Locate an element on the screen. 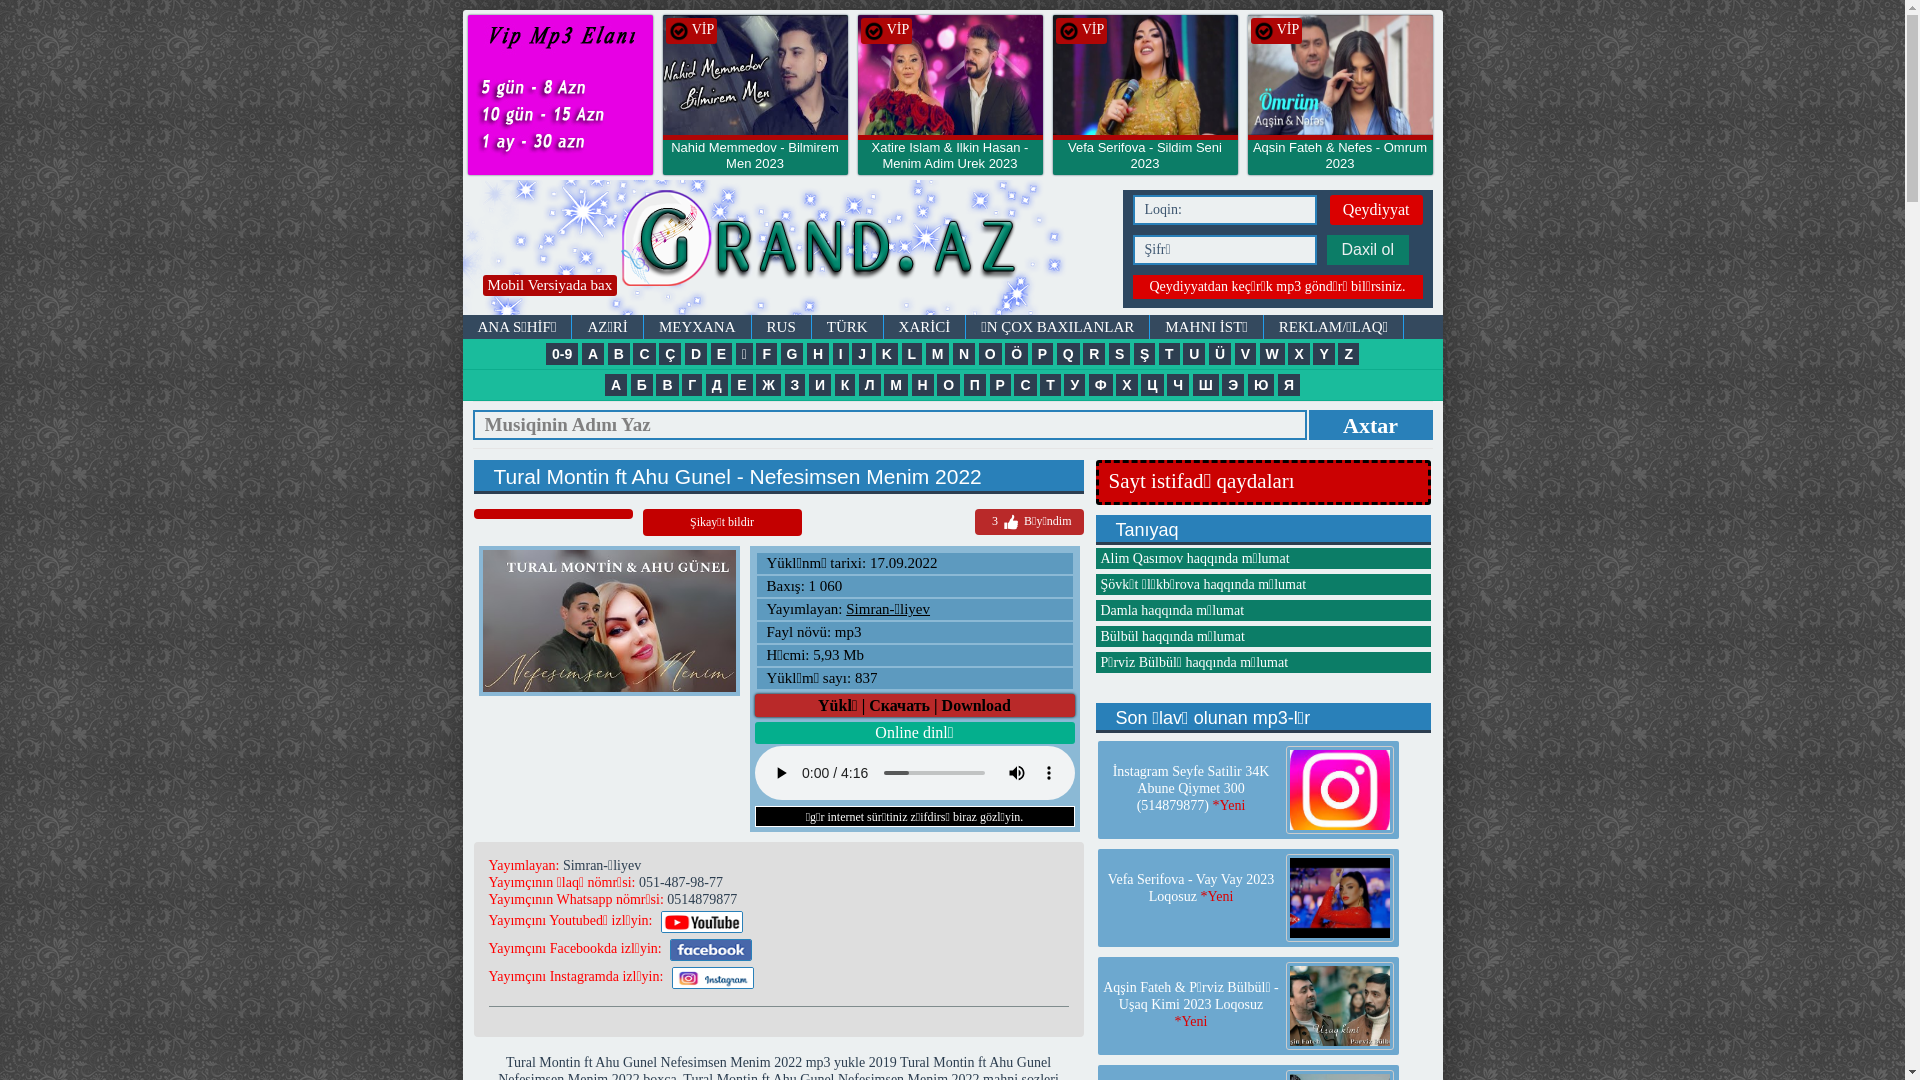  'J' is located at coordinates (862, 353).